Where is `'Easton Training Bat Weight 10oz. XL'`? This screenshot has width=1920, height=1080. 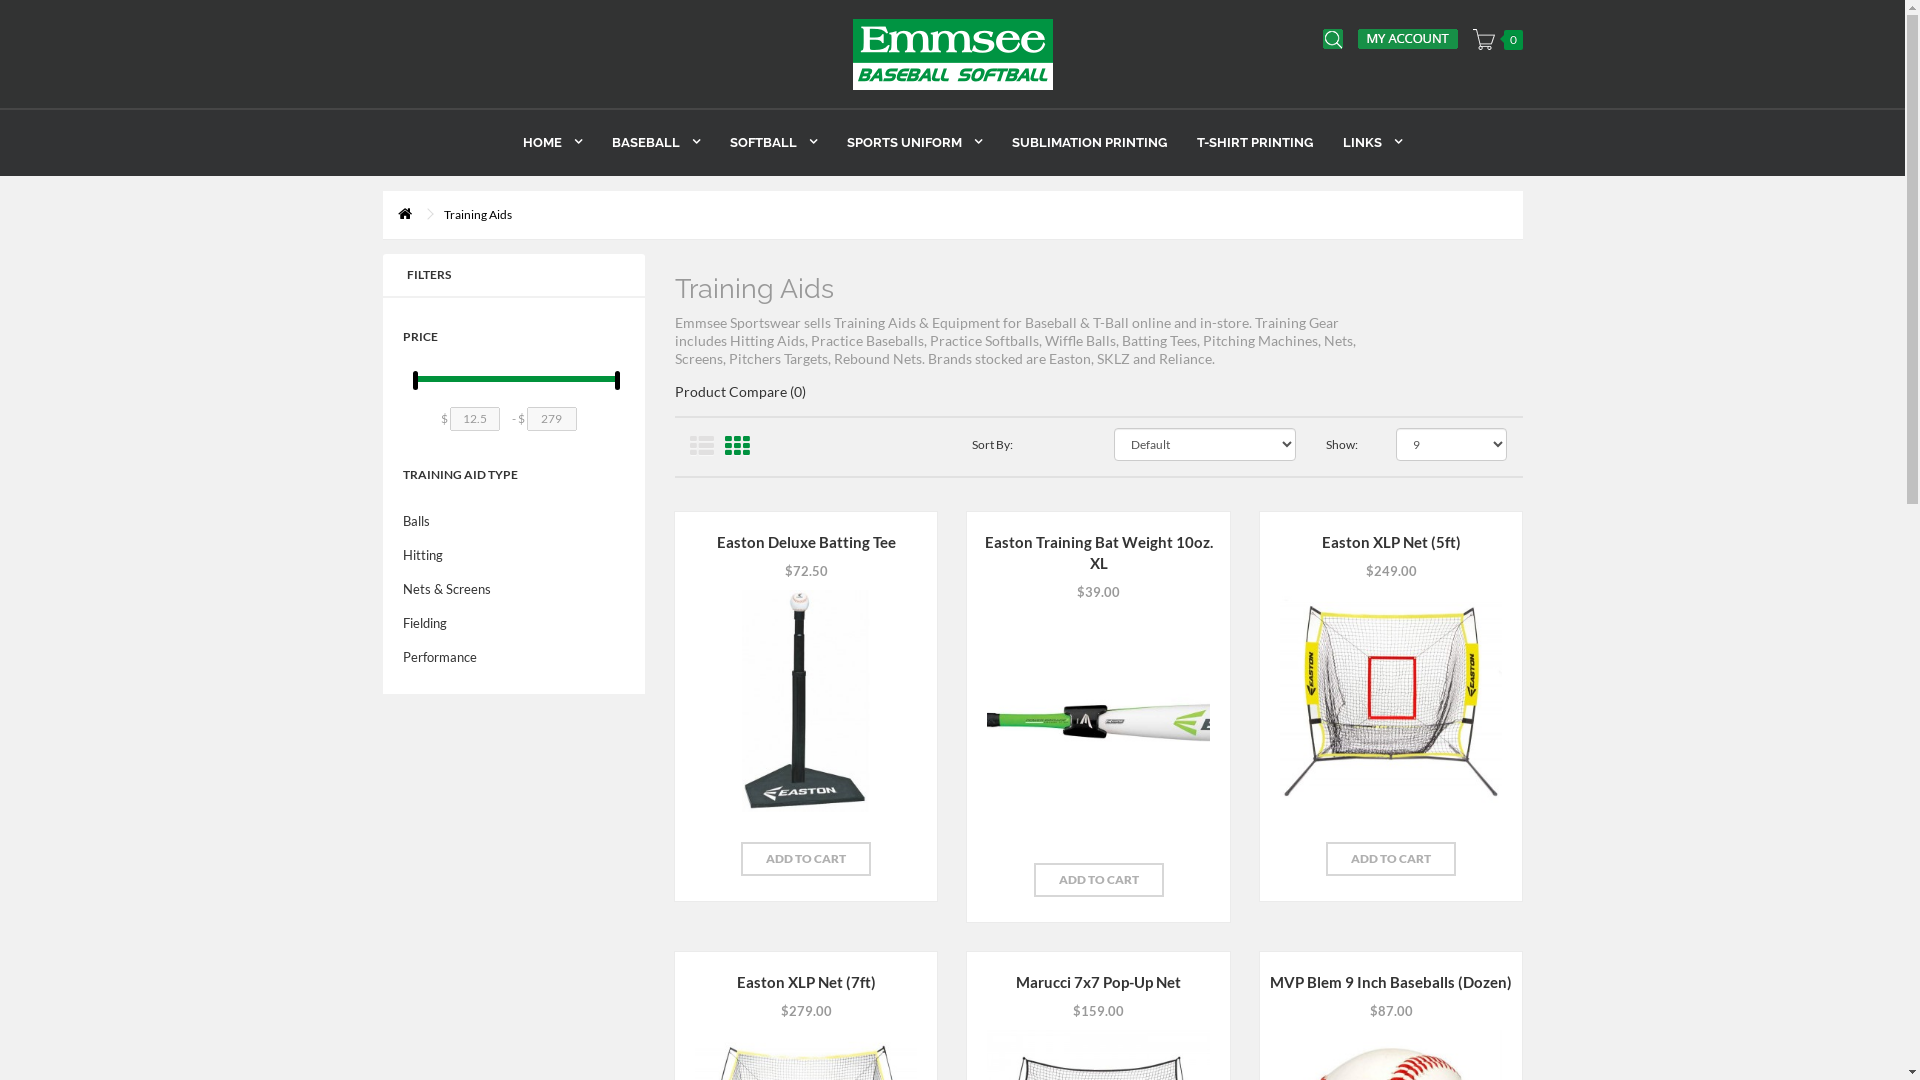 'Easton Training Bat Weight 10oz. XL' is located at coordinates (1098, 552).